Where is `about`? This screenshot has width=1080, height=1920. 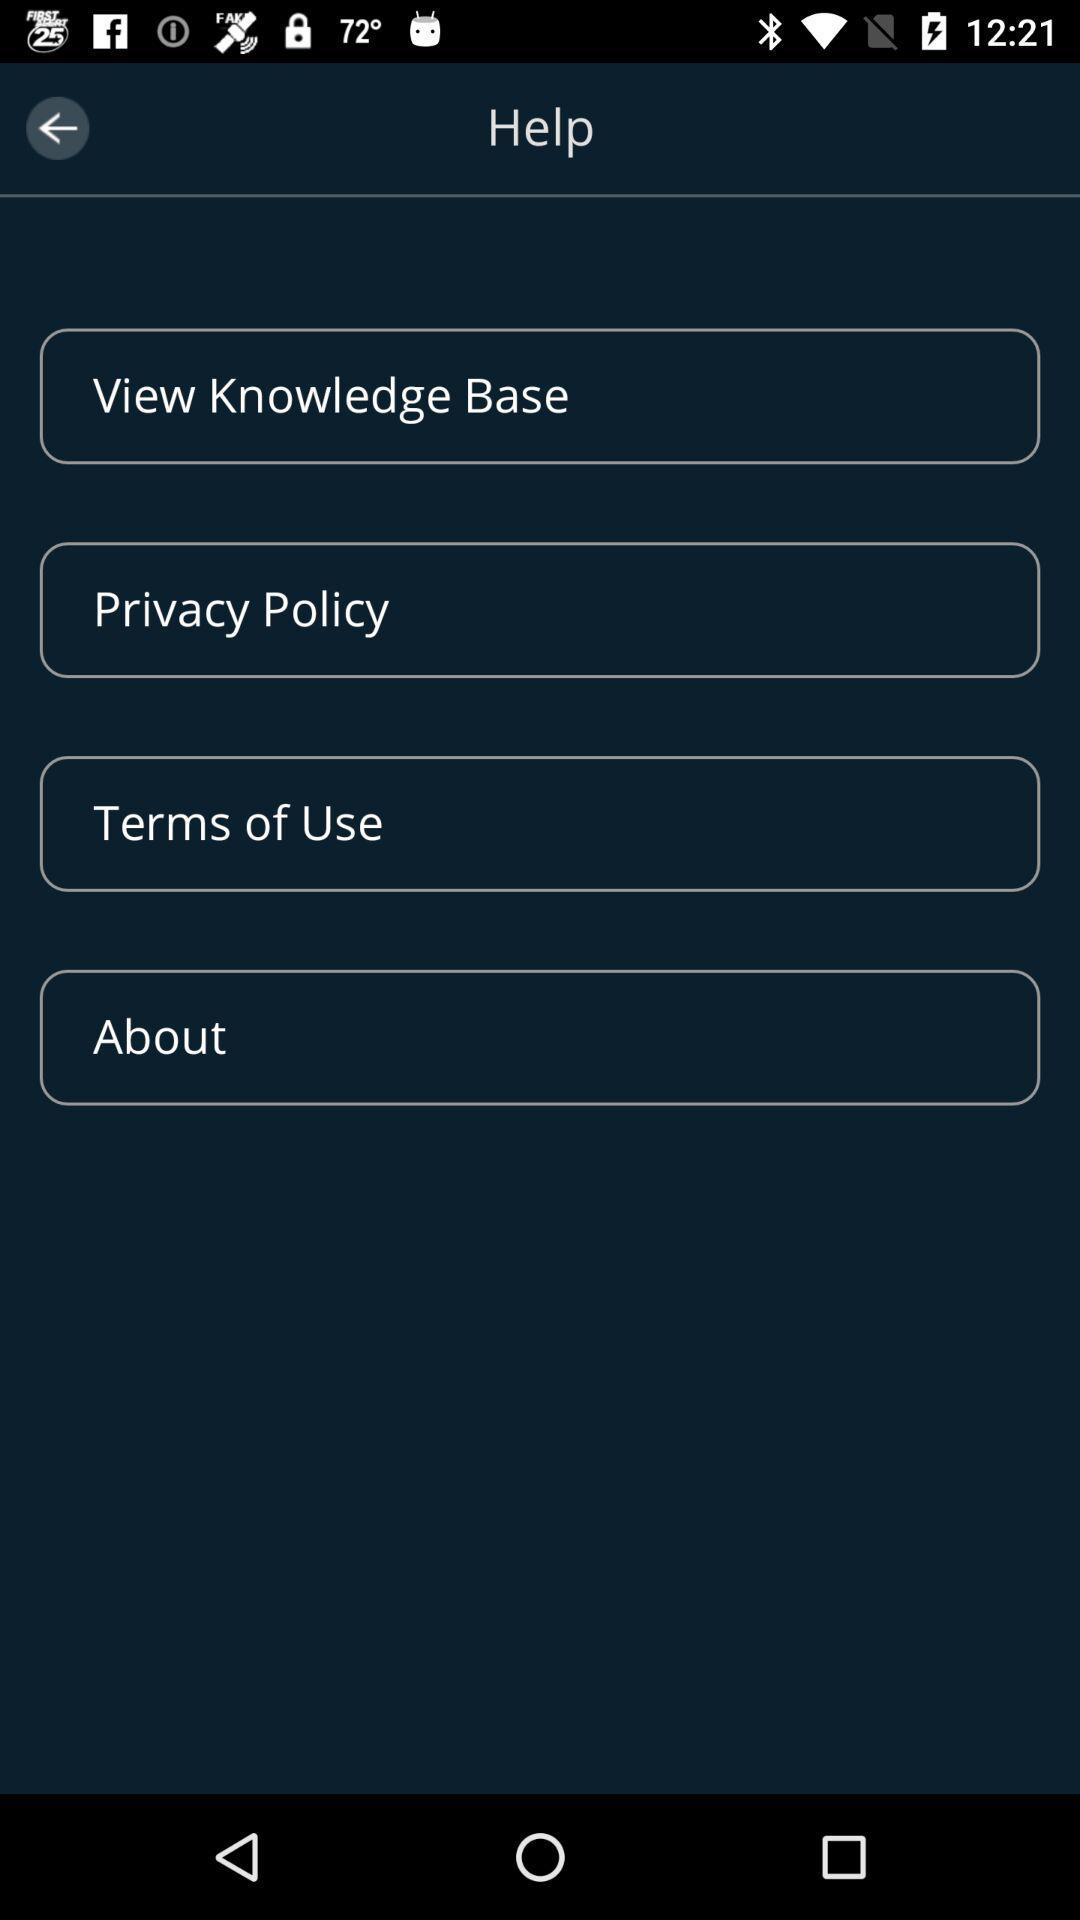
about is located at coordinates (540, 1037).